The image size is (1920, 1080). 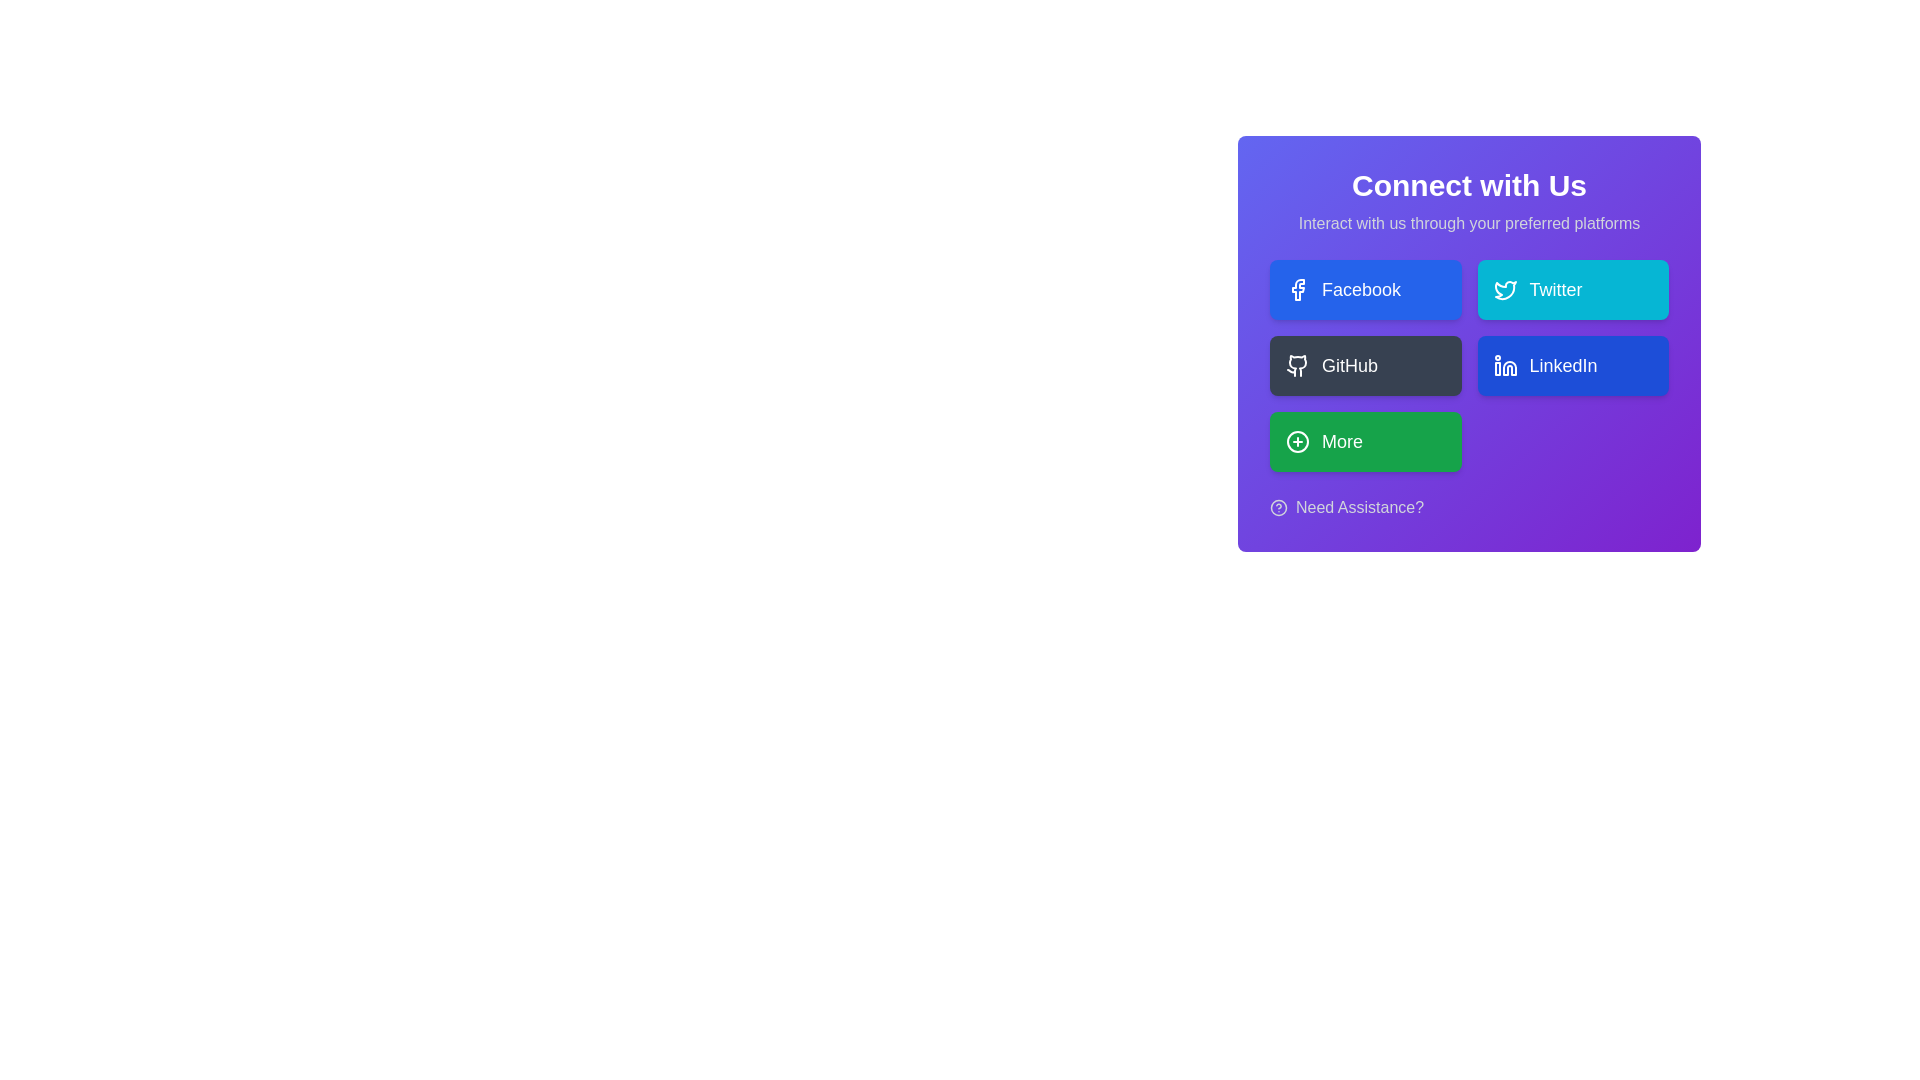 I want to click on the GitHub branding icon, the leftmost component of the button labeled 'GitHub' in the second row of buttons, so click(x=1297, y=366).